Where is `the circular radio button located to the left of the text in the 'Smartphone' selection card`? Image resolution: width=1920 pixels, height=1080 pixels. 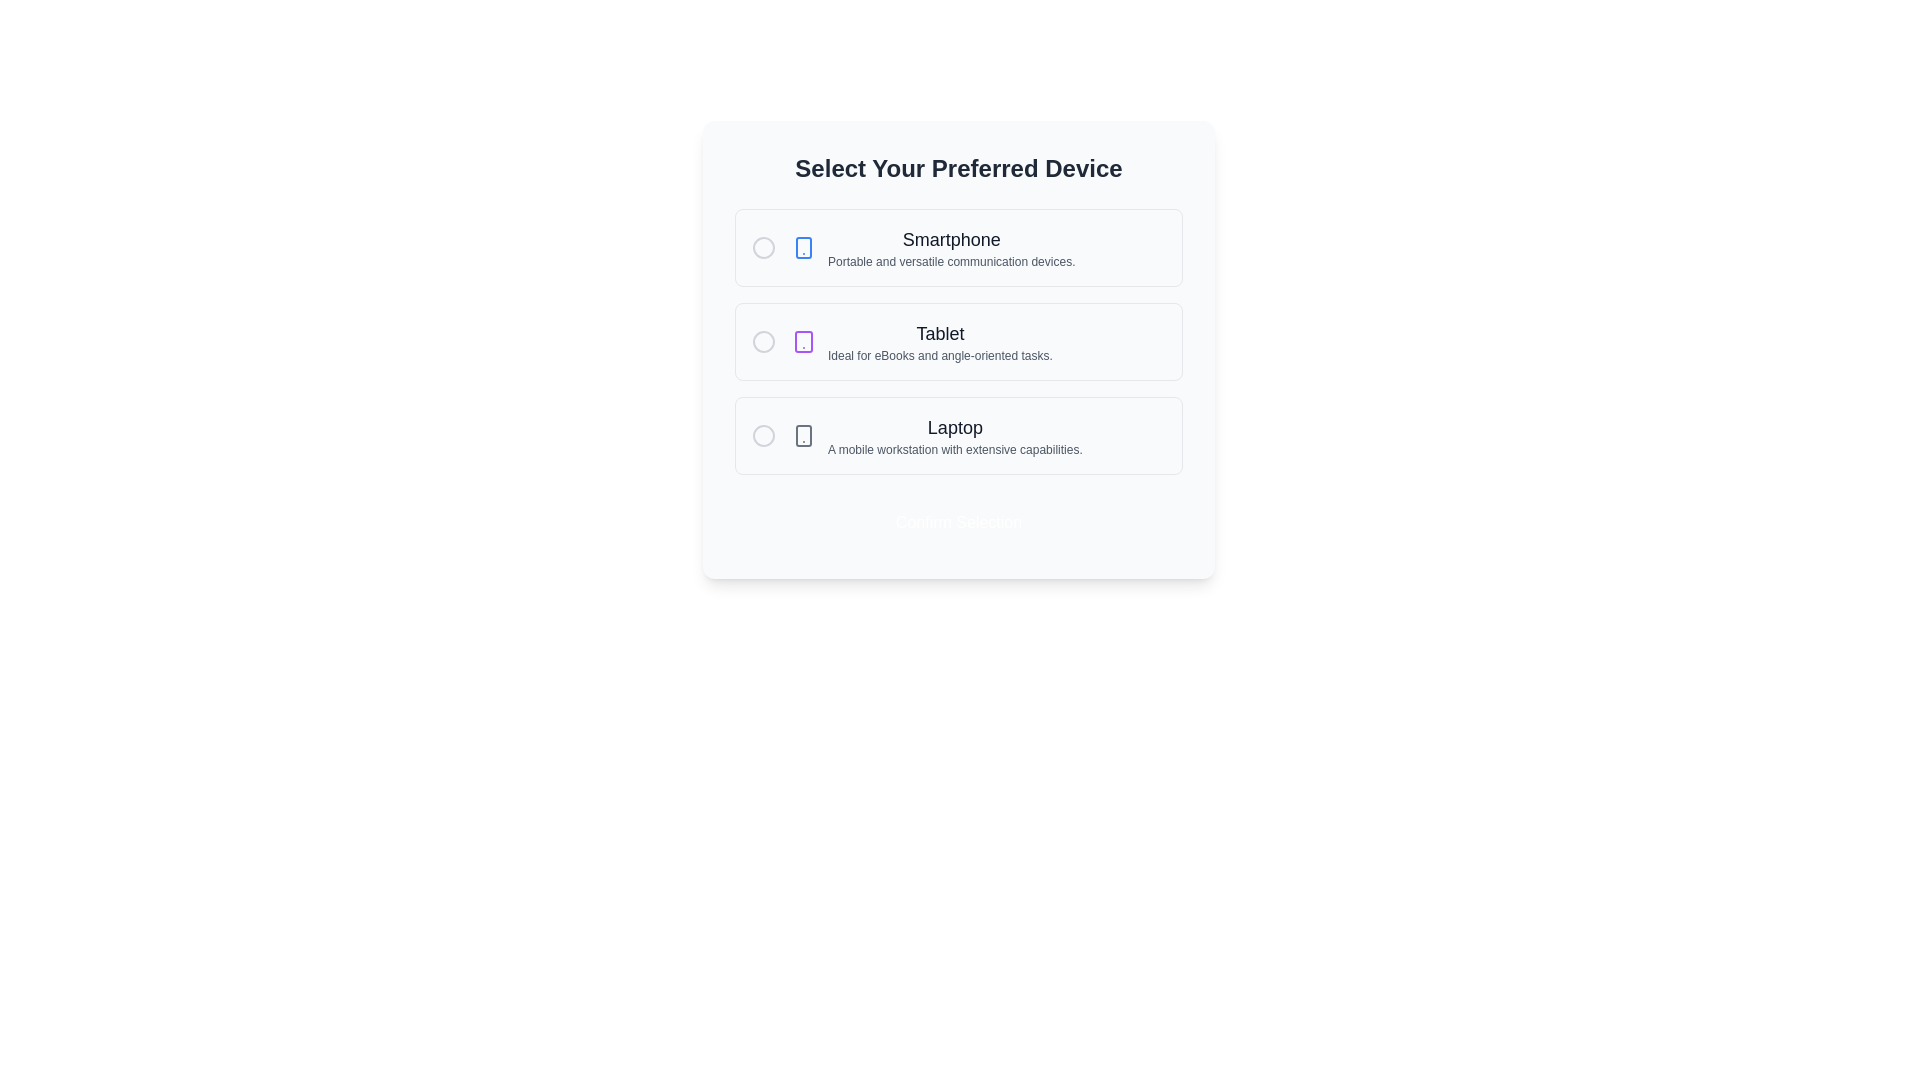 the circular radio button located to the left of the text in the 'Smartphone' selection card is located at coordinates (762, 246).